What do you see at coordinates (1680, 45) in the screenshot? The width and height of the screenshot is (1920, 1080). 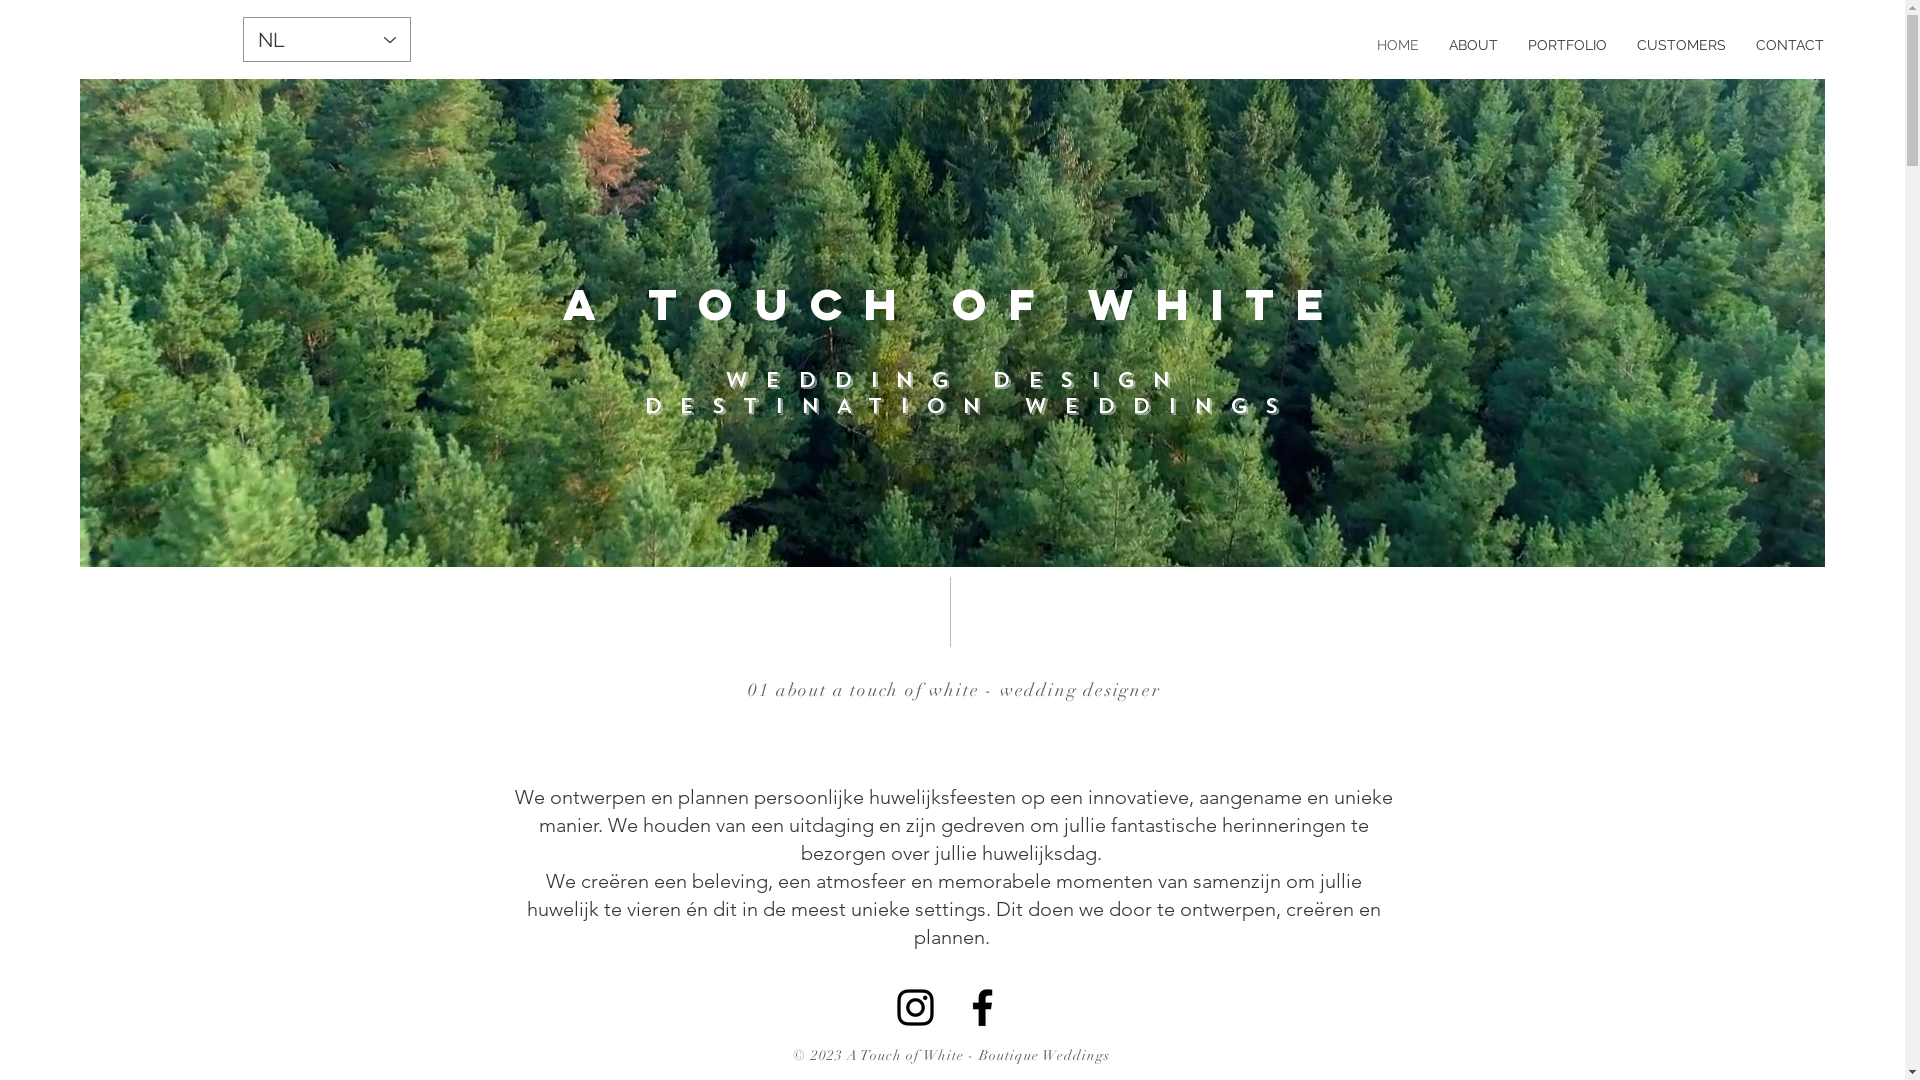 I see `'CUSTOMERS'` at bounding box center [1680, 45].